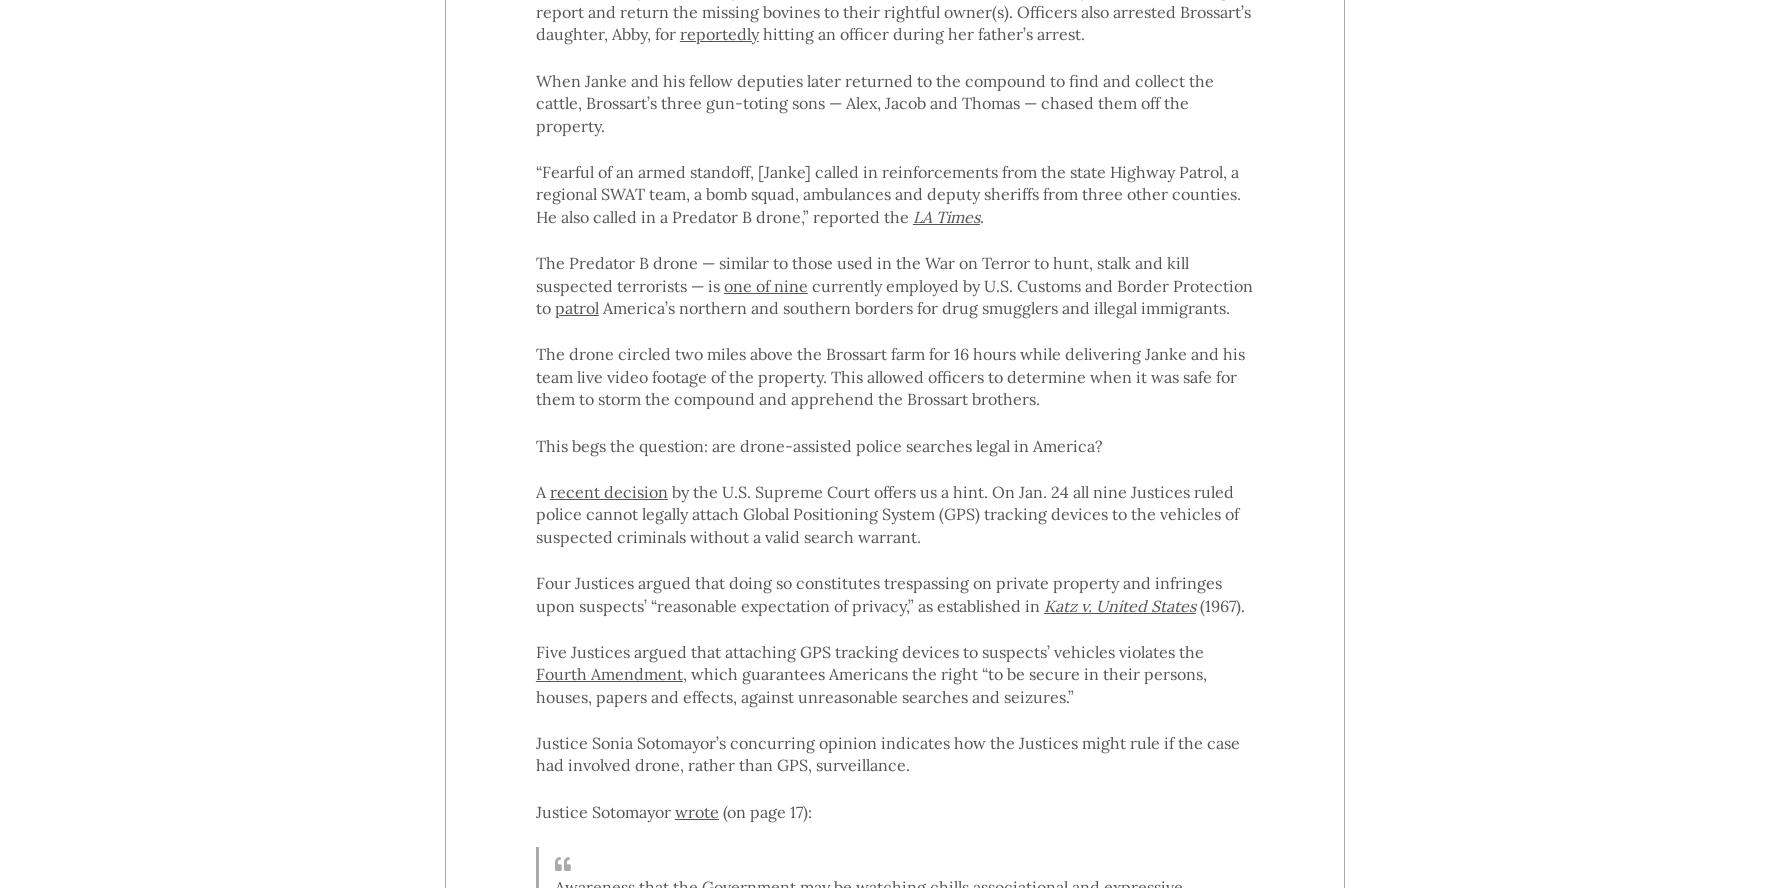 This screenshot has height=888, width=1790. What do you see at coordinates (764, 283) in the screenshot?
I see `'one of nine'` at bounding box center [764, 283].